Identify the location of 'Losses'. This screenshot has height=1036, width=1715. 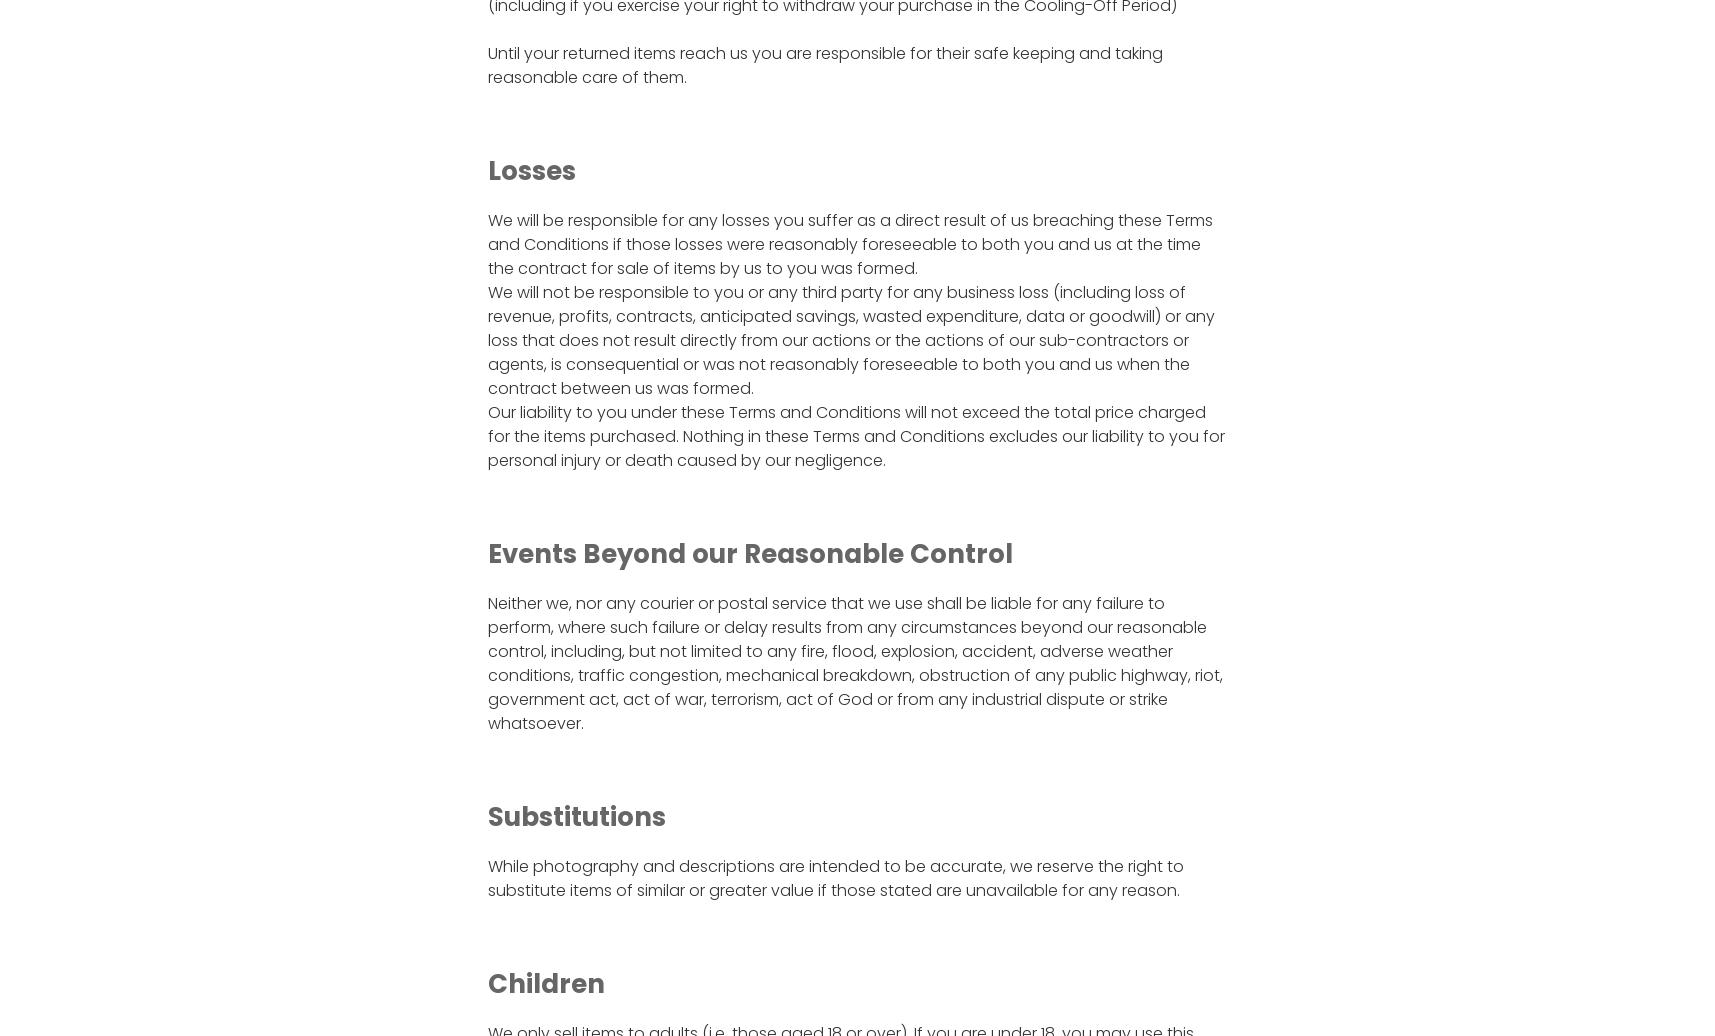
(529, 170).